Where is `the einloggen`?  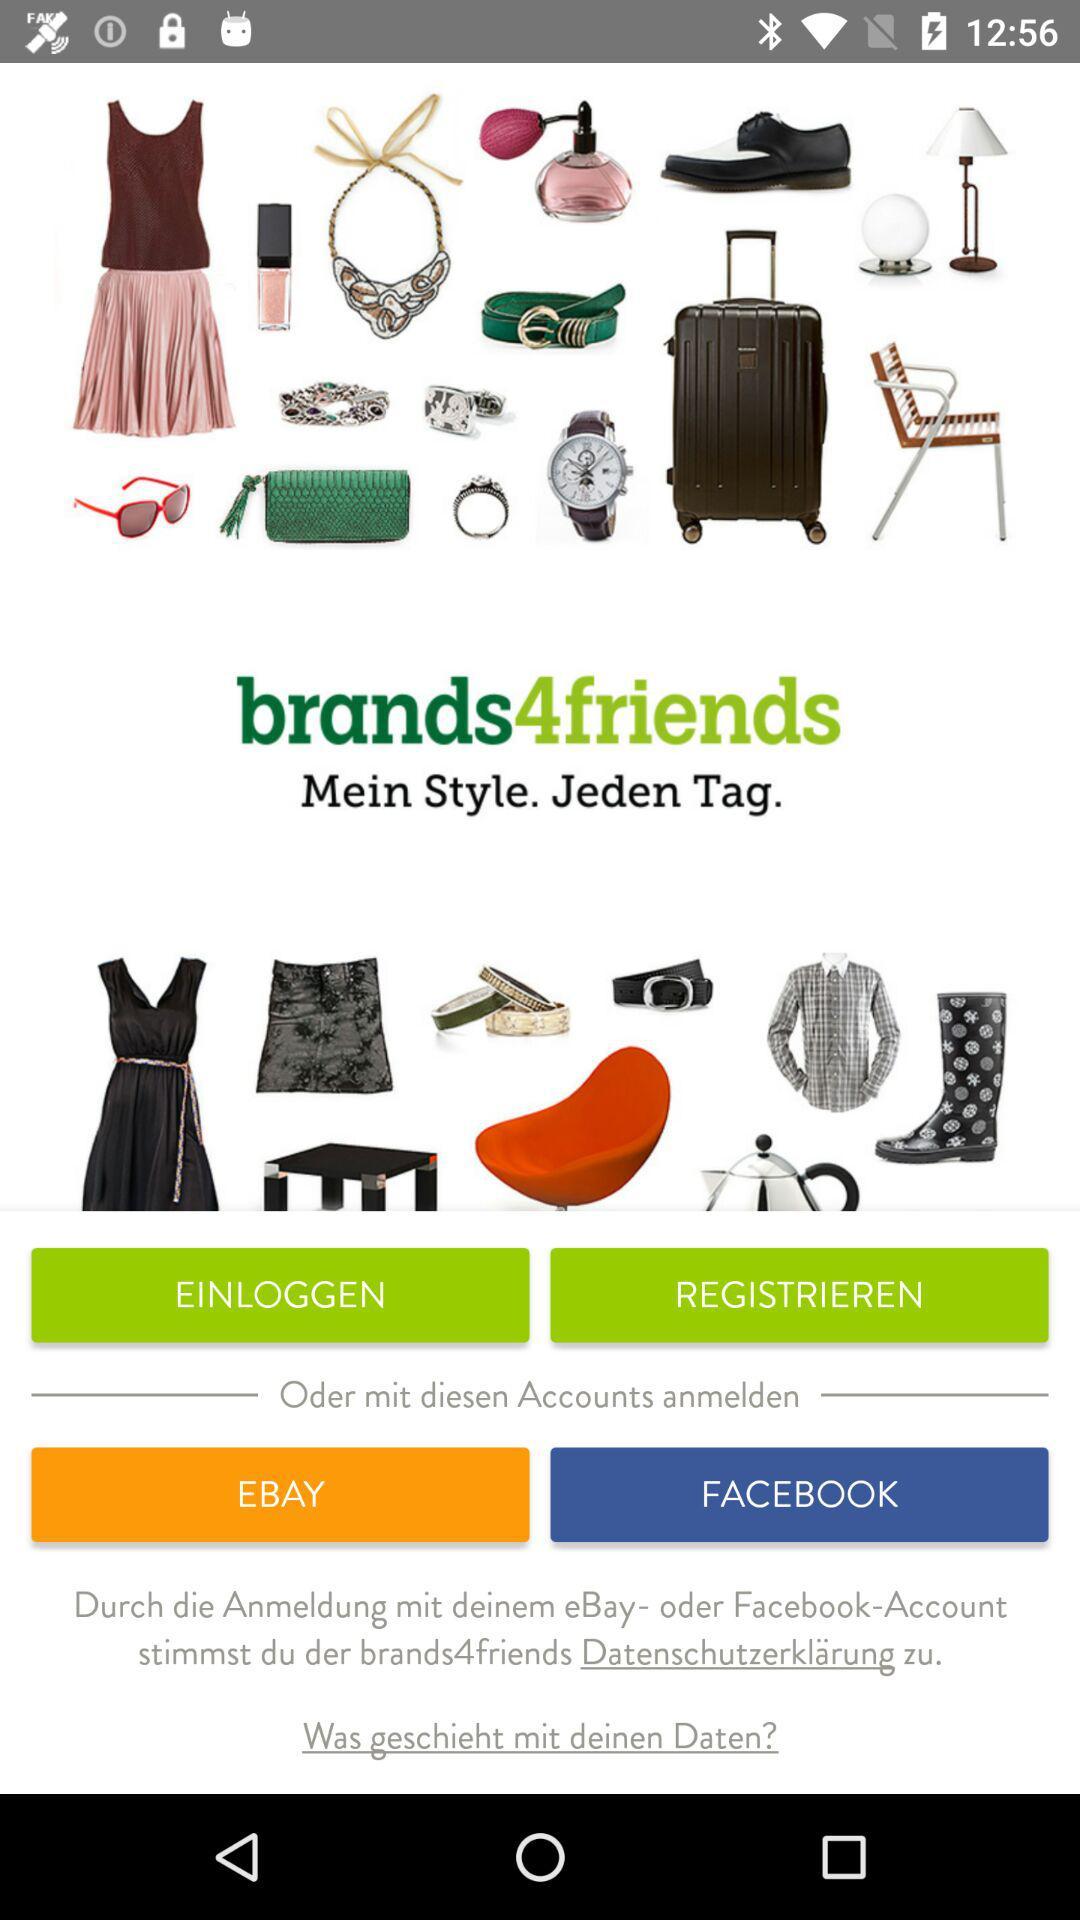 the einloggen is located at coordinates (280, 1295).